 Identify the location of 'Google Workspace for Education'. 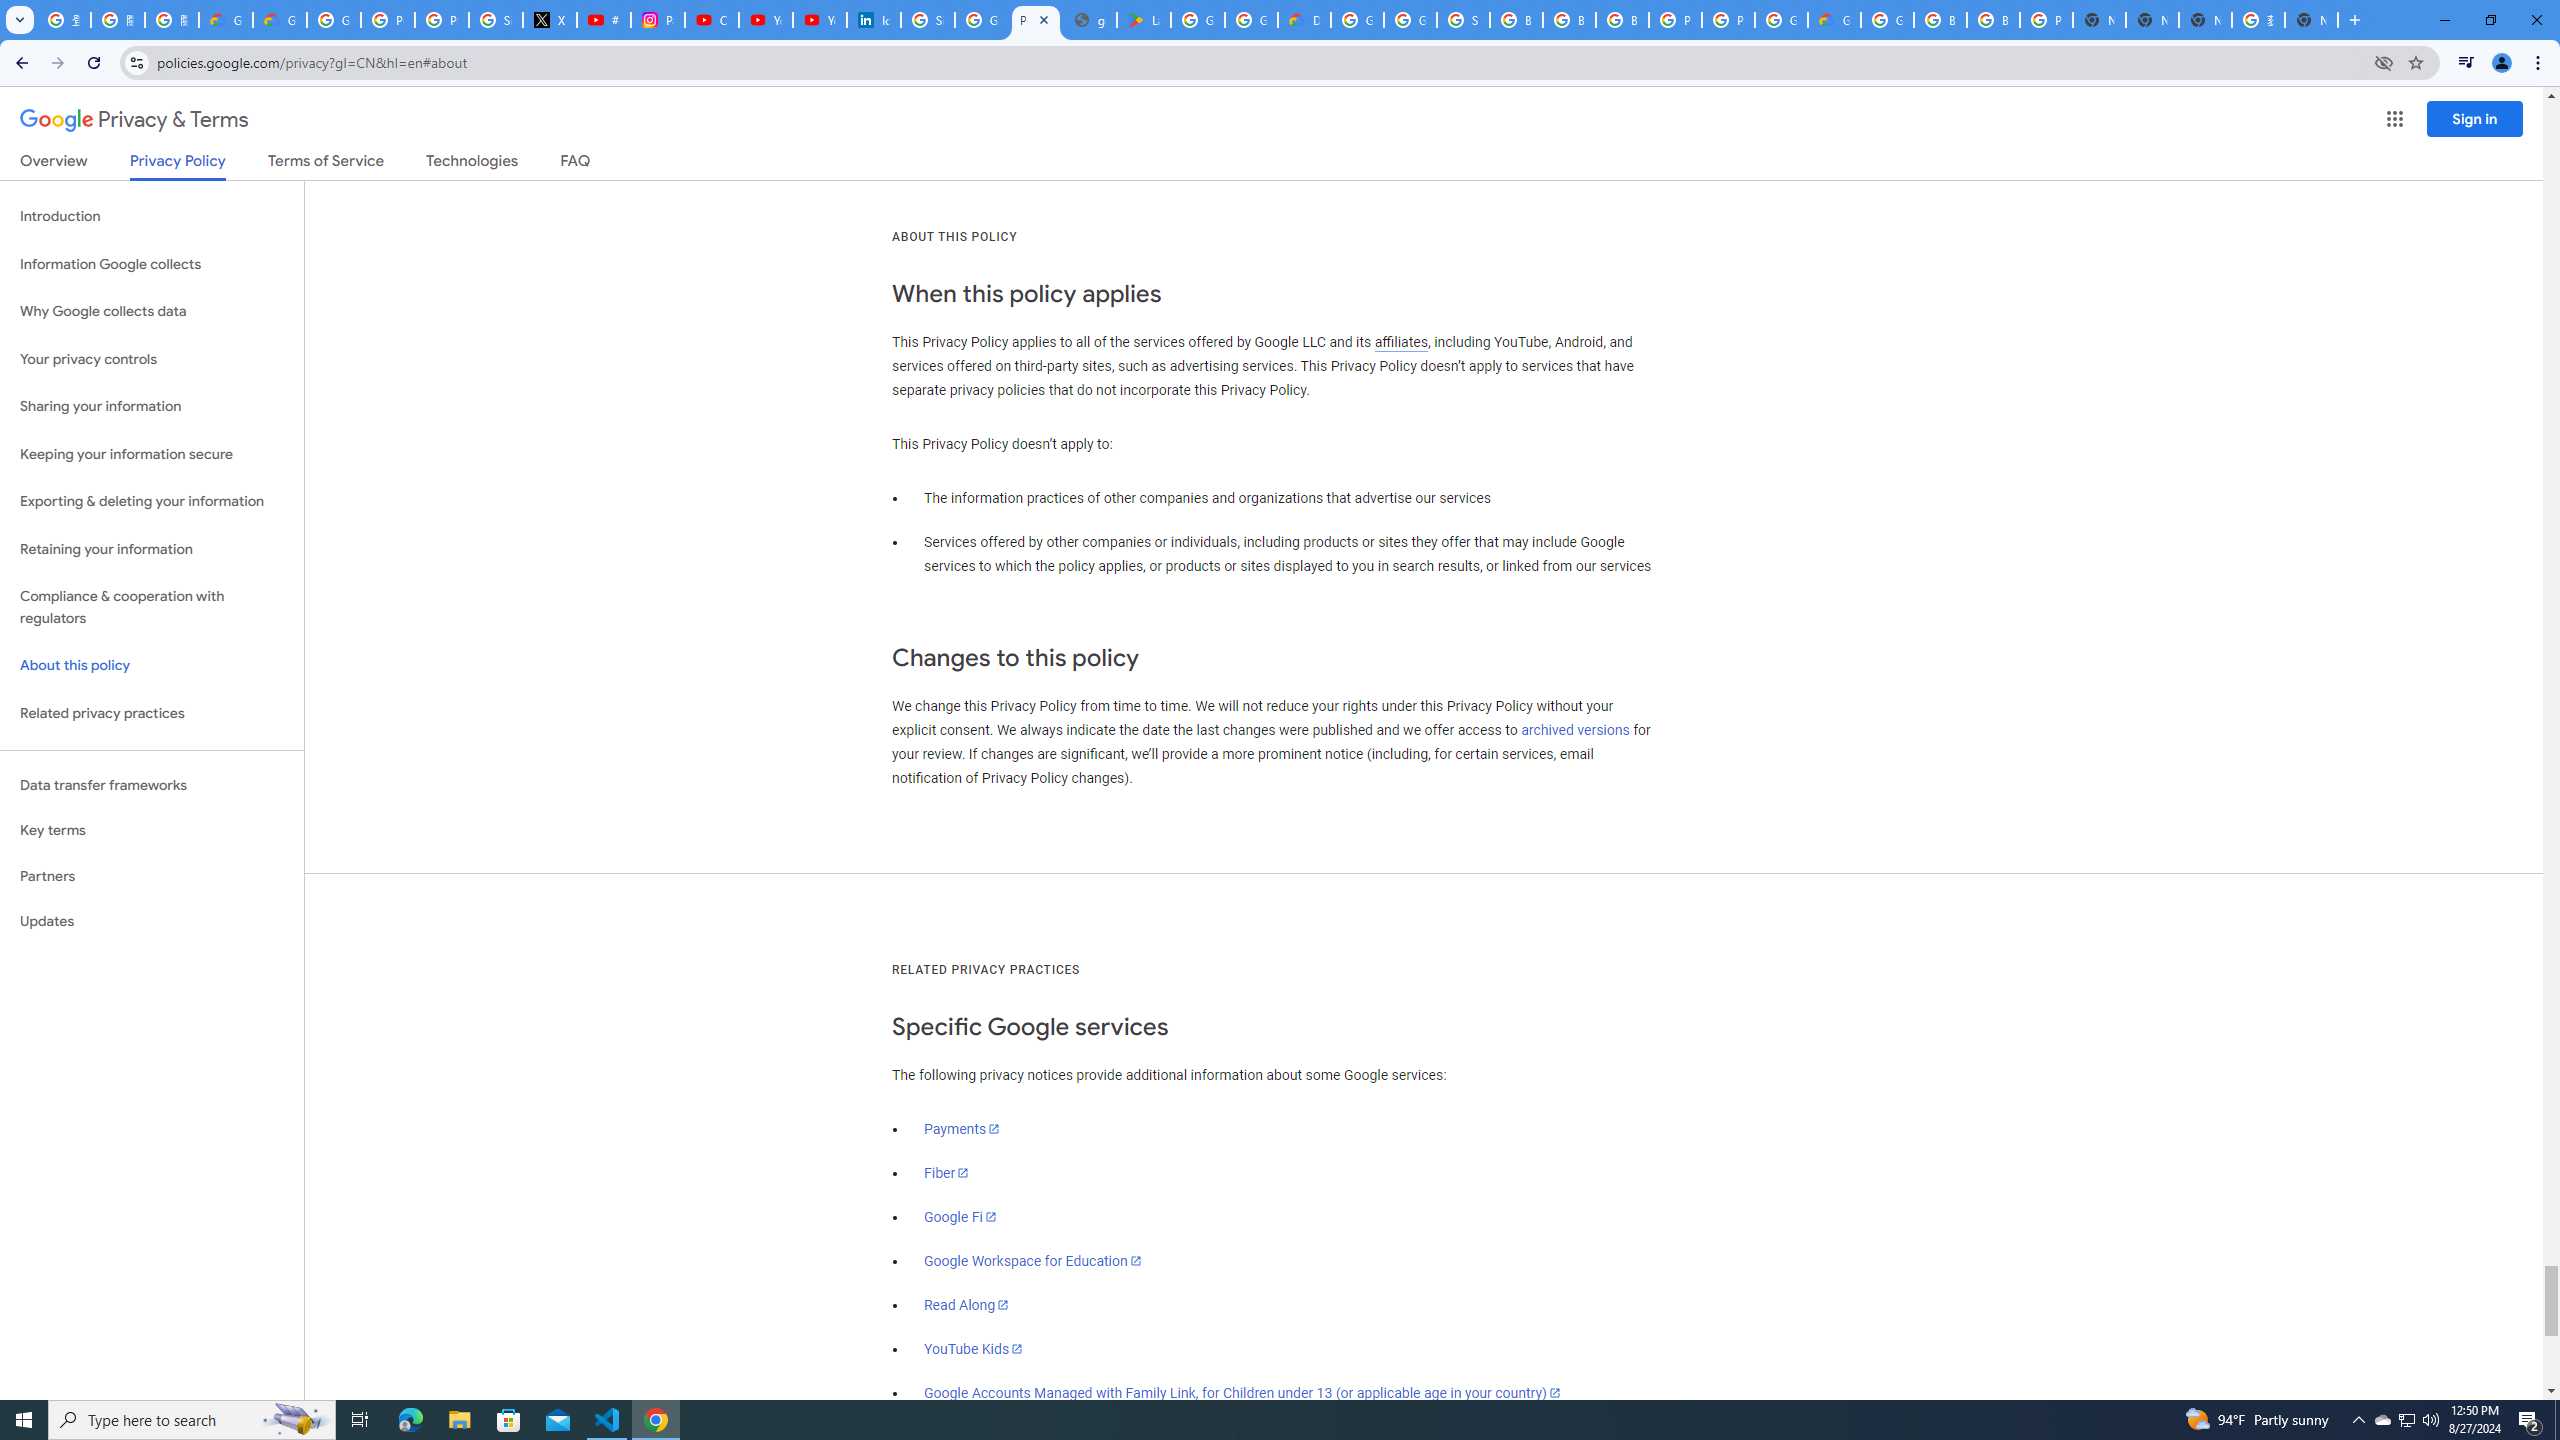
(1031, 1260).